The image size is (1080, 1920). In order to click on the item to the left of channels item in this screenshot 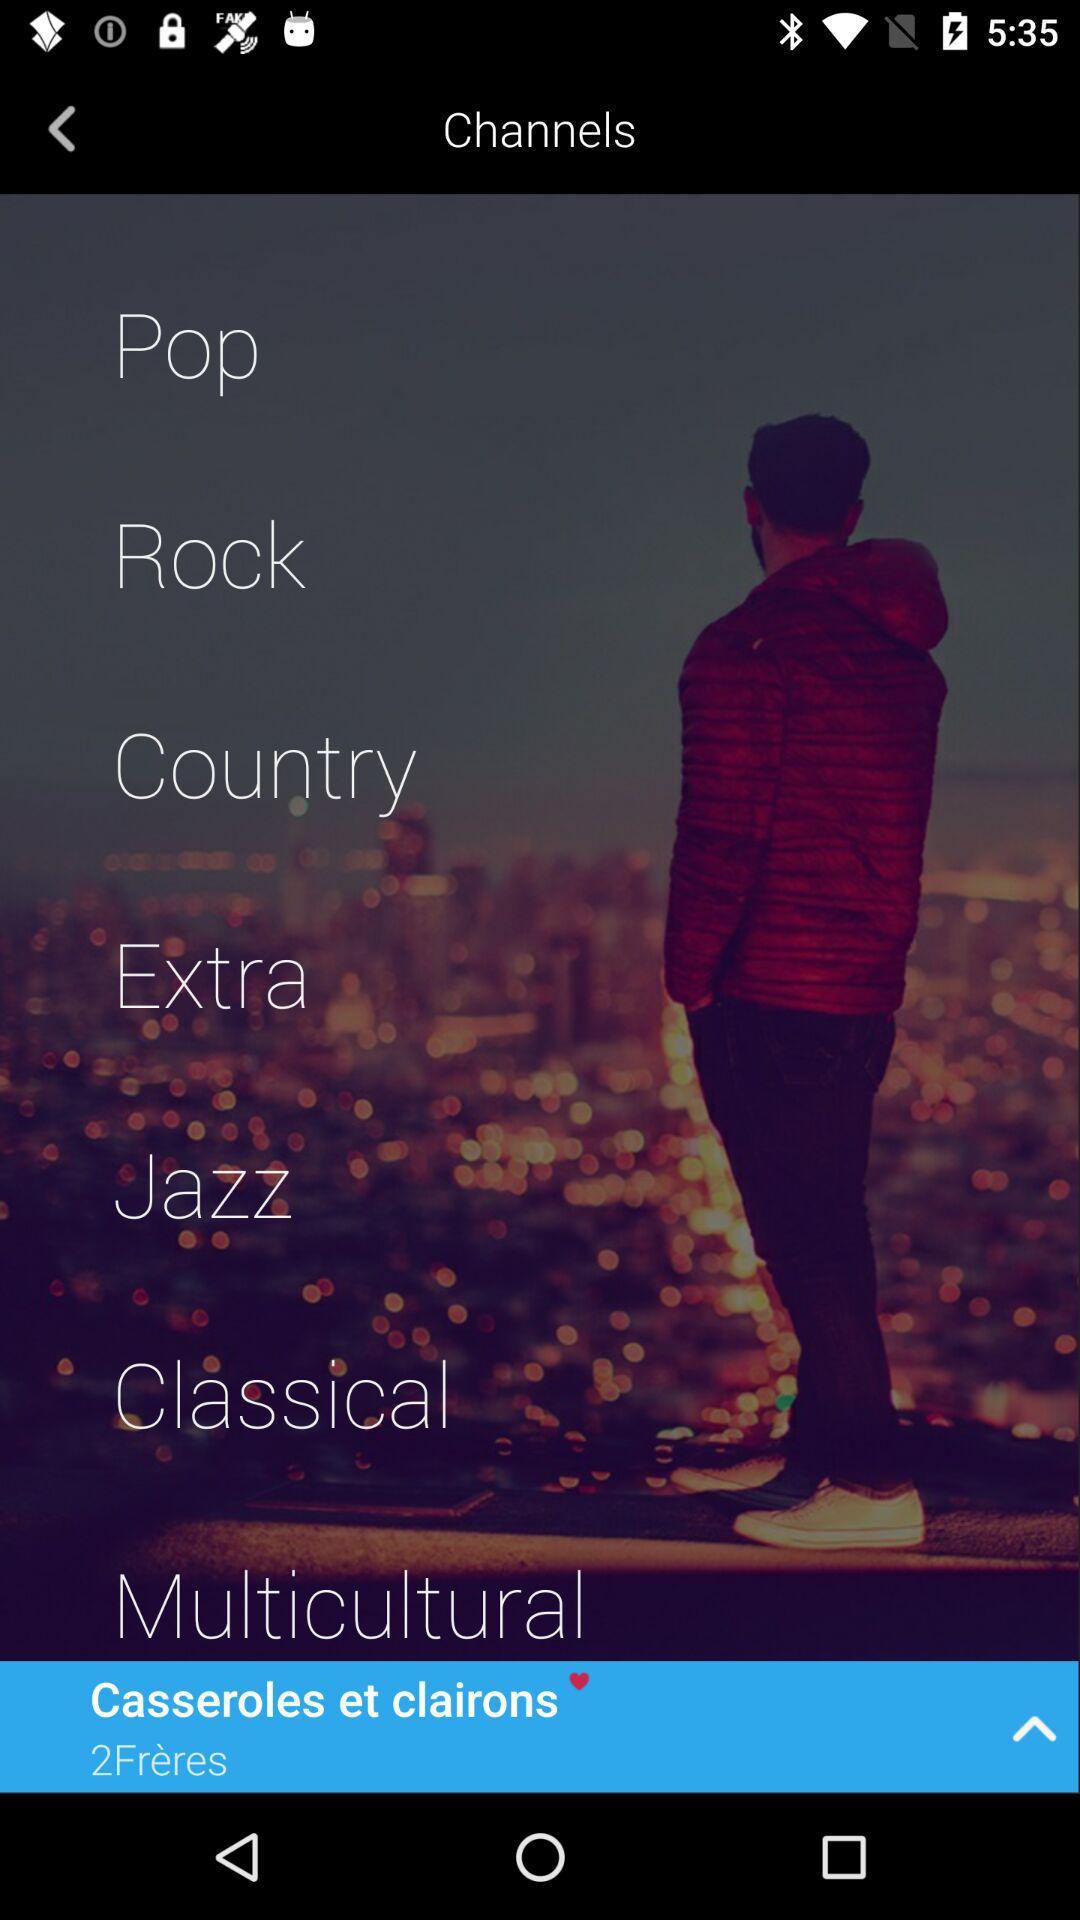, I will do `click(61, 127)`.